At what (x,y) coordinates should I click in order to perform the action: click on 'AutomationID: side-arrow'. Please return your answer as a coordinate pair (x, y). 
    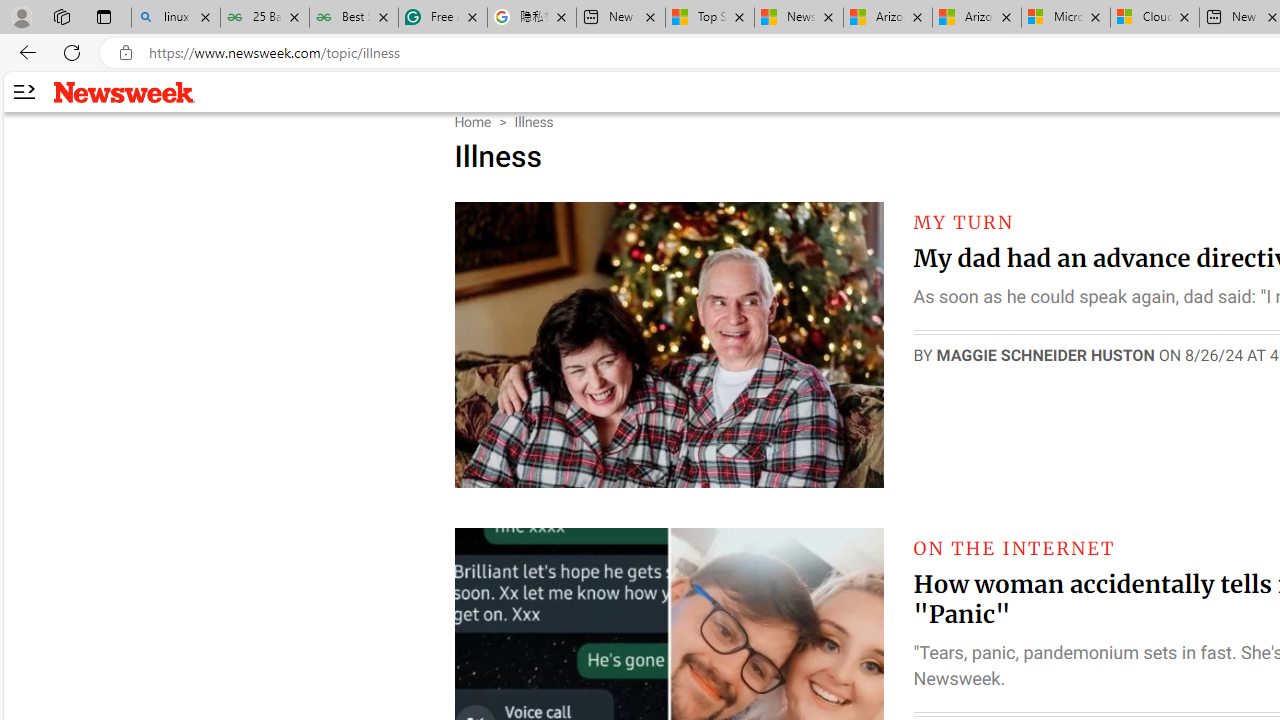
    Looking at the image, I should click on (23, 92).